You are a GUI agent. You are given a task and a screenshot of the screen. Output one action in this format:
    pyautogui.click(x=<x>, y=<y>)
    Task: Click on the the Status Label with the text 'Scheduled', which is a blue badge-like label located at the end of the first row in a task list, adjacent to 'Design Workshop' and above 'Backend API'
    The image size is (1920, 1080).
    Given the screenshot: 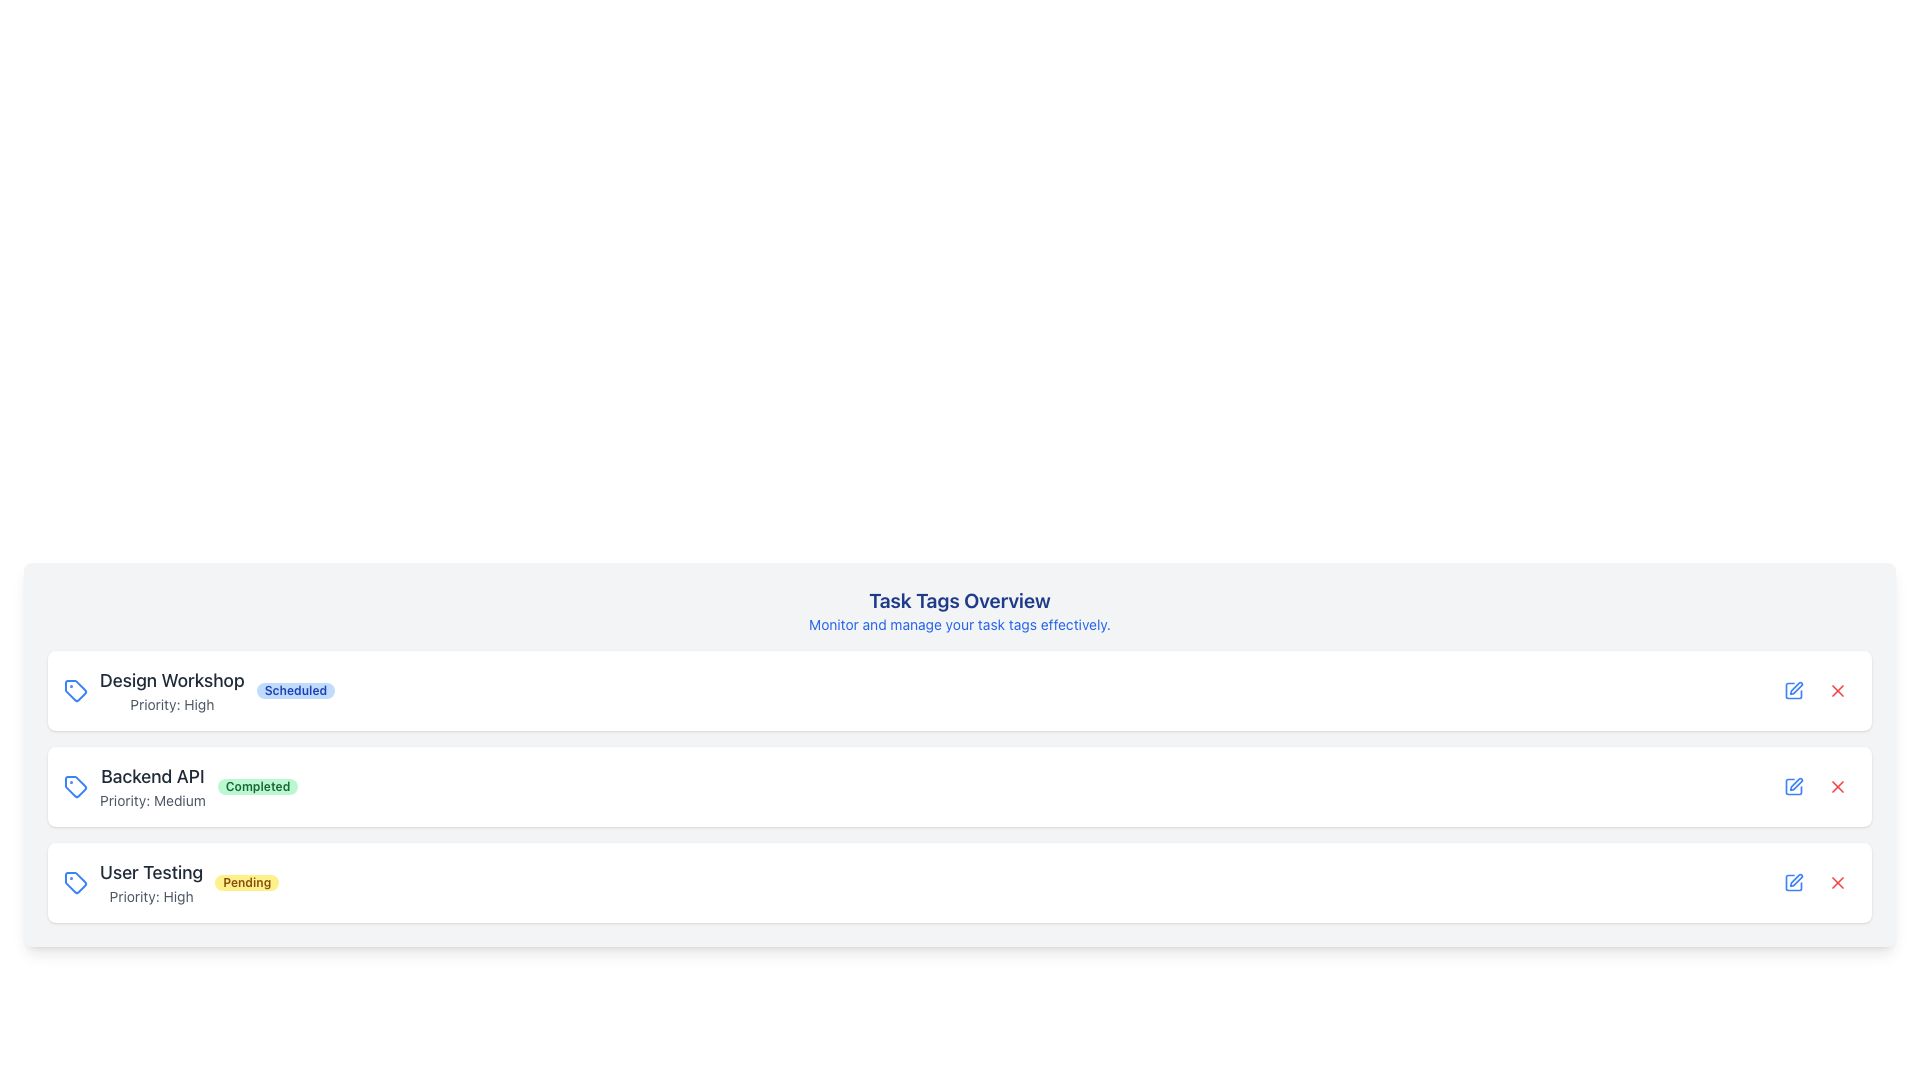 What is the action you would take?
    pyautogui.click(x=294, y=689)
    